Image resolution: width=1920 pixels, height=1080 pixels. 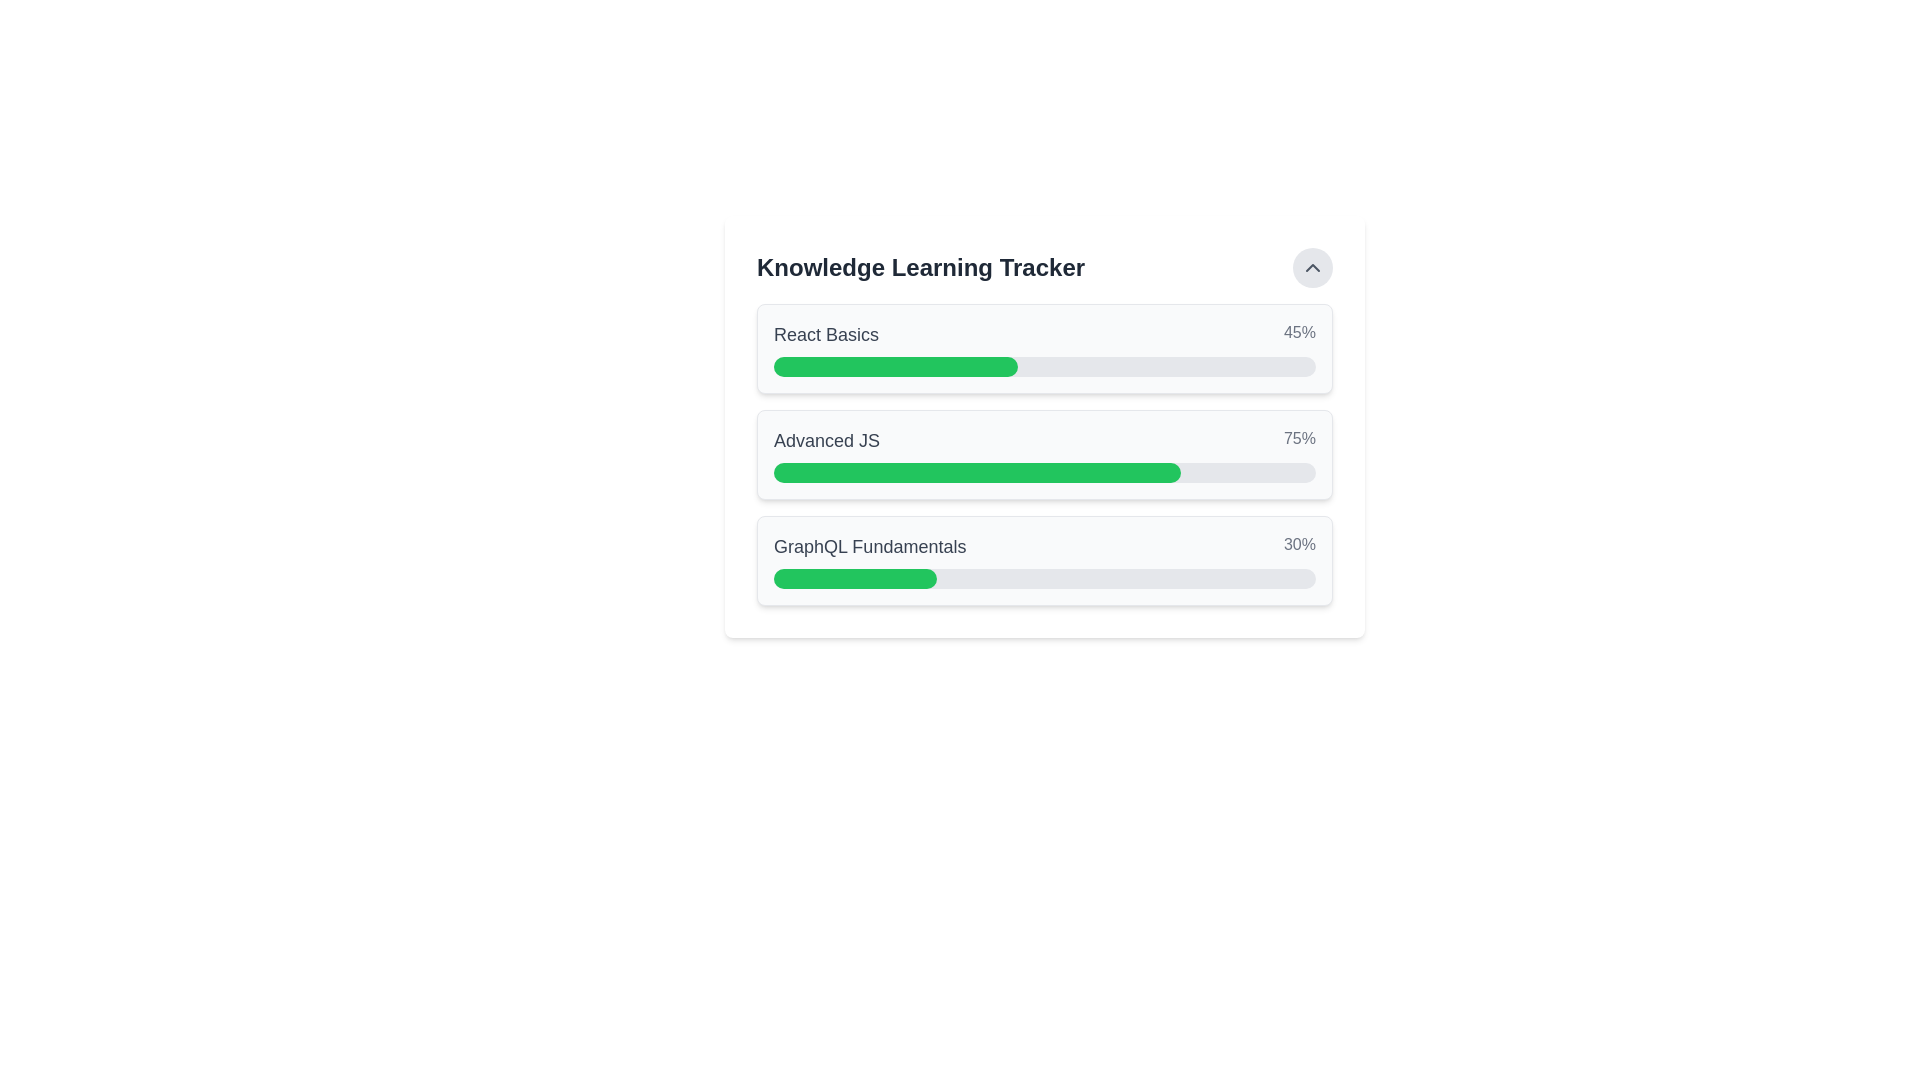 What do you see at coordinates (1313, 266) in the screenshot?
I see `the circular button with a chevron-up icon located at the top-right corner of the 'Knowledge Learning Tracker' component` at bounding box center [1313, 266].